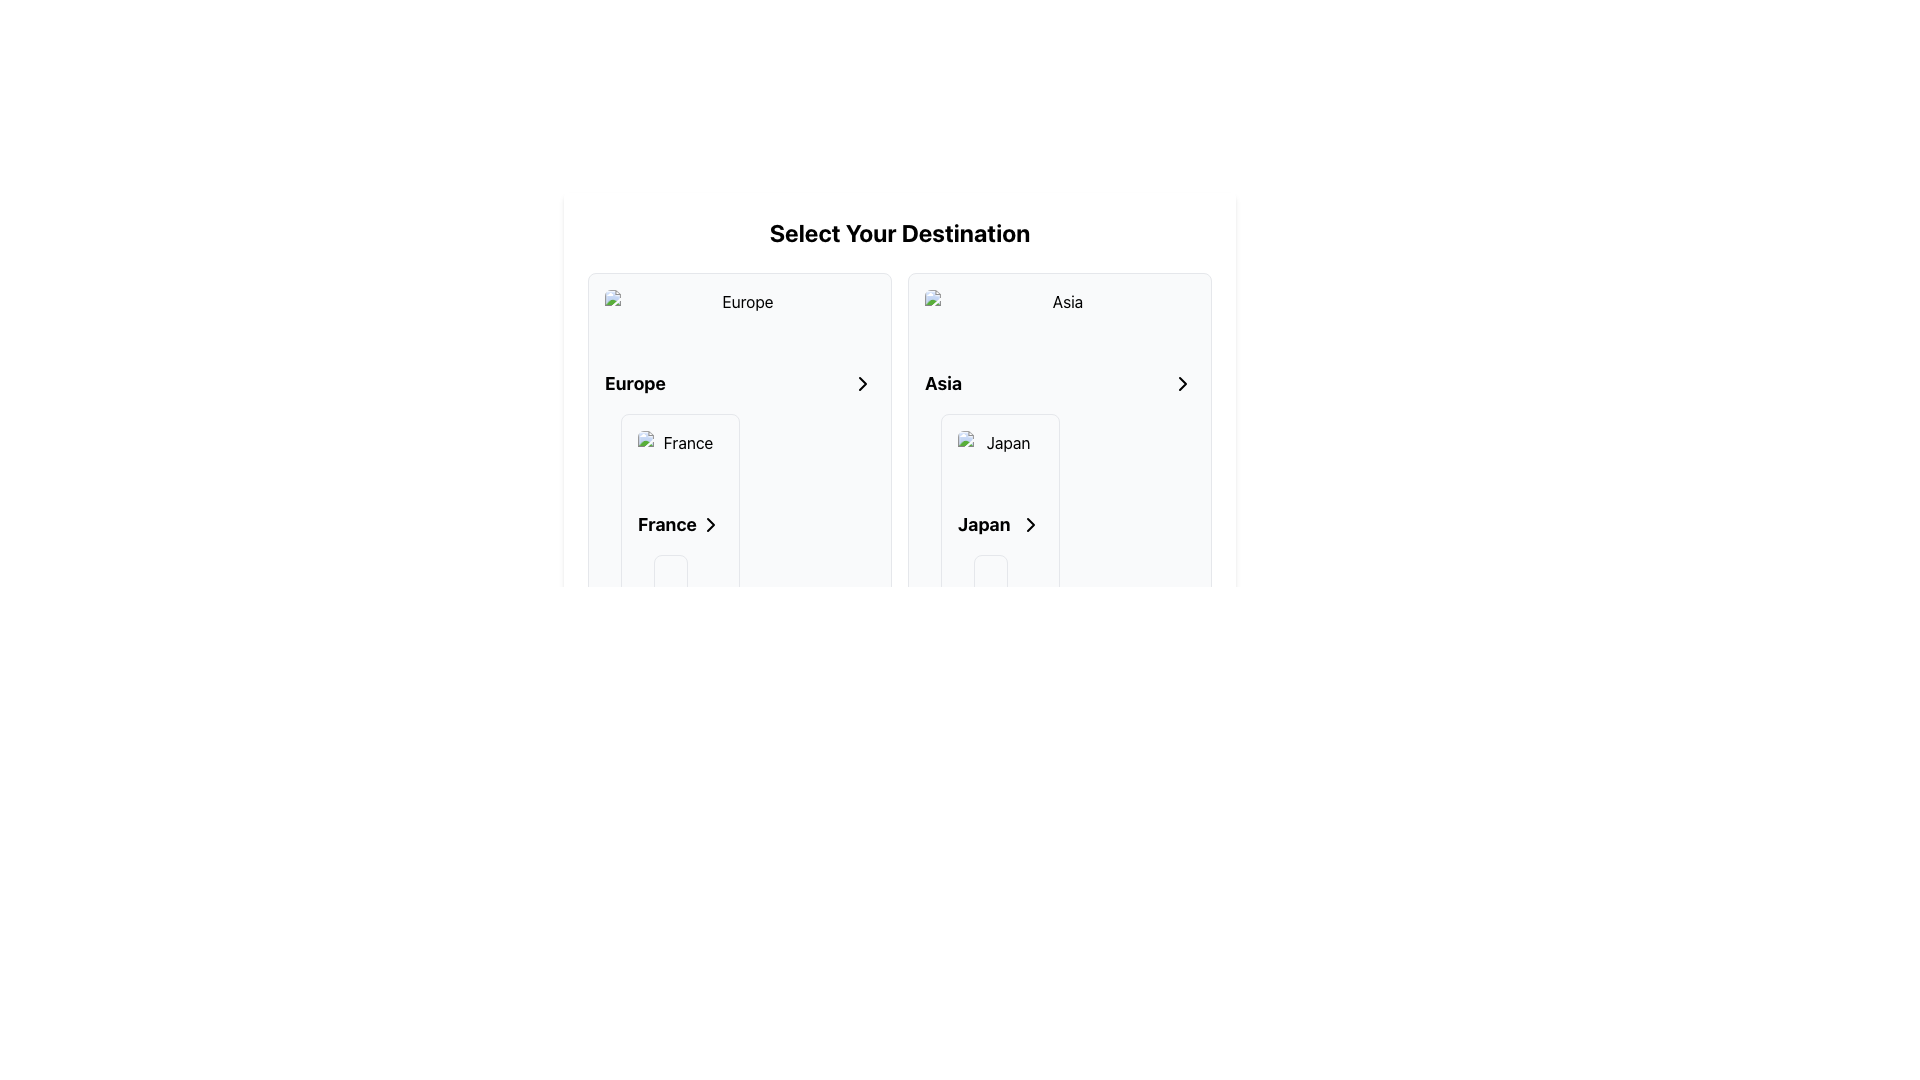 The width and height of the screenshot is (1920, 1080). I want to click on the horizontal layout element containing the bold text 'Japan' and the right-facing chevron icon, so click(1000, 523).